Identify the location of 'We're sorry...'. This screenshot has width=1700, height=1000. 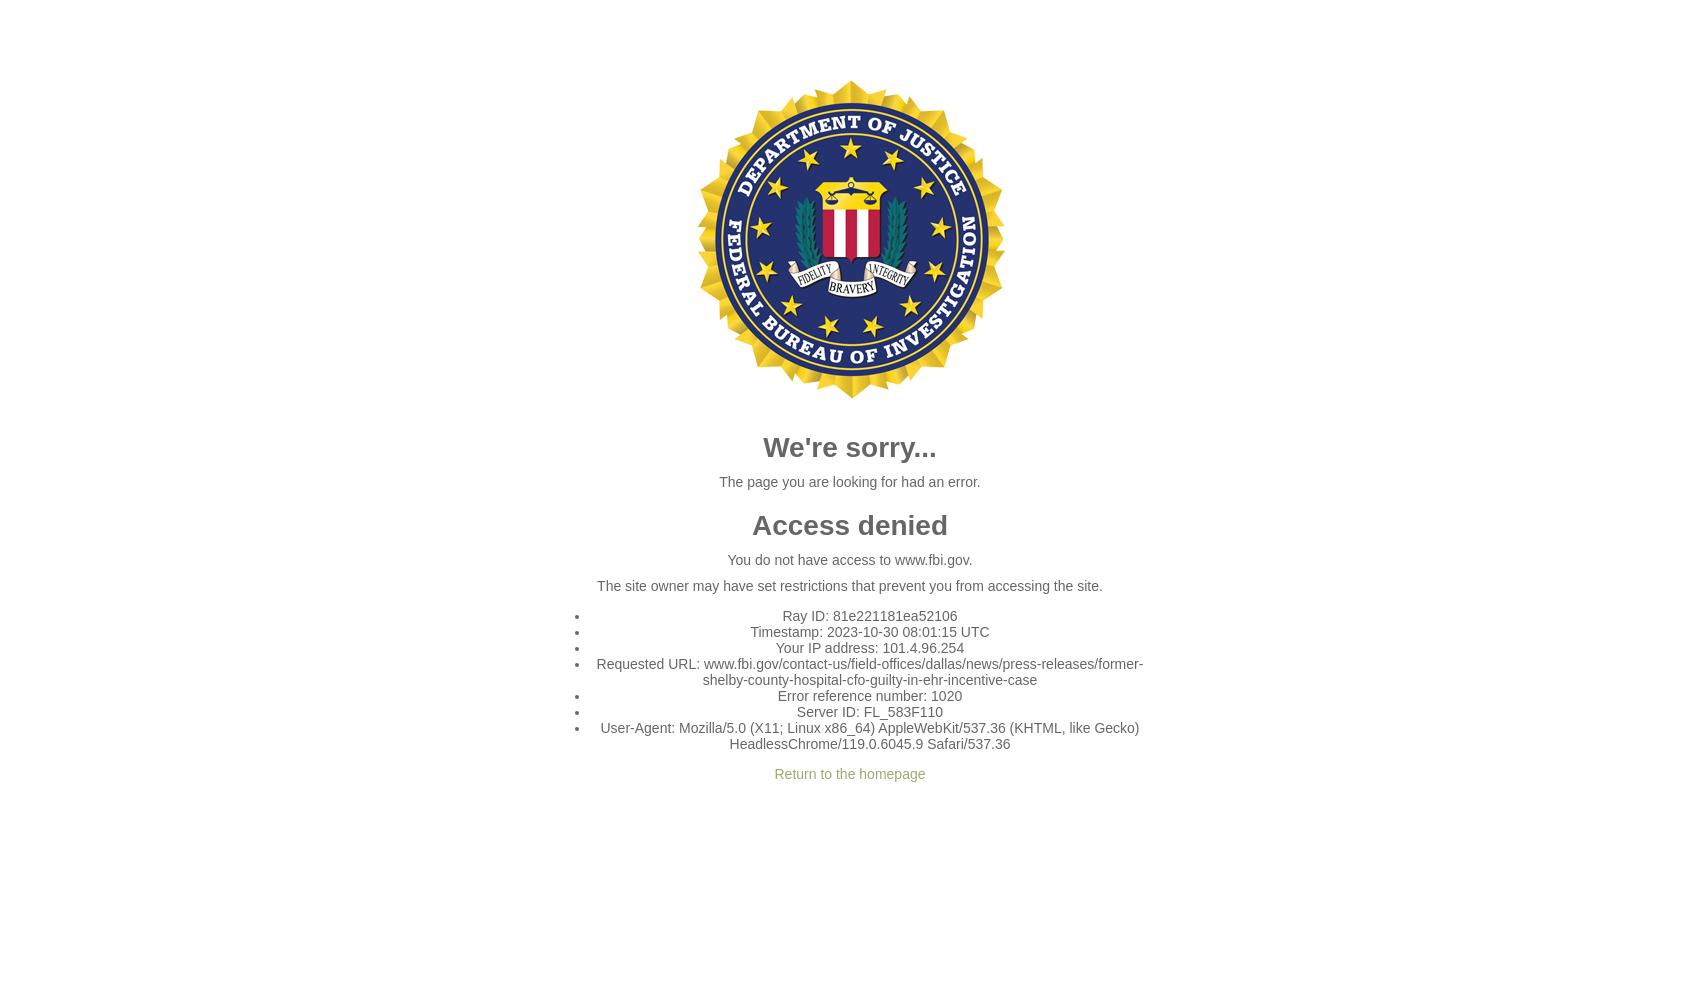
(848, 446).